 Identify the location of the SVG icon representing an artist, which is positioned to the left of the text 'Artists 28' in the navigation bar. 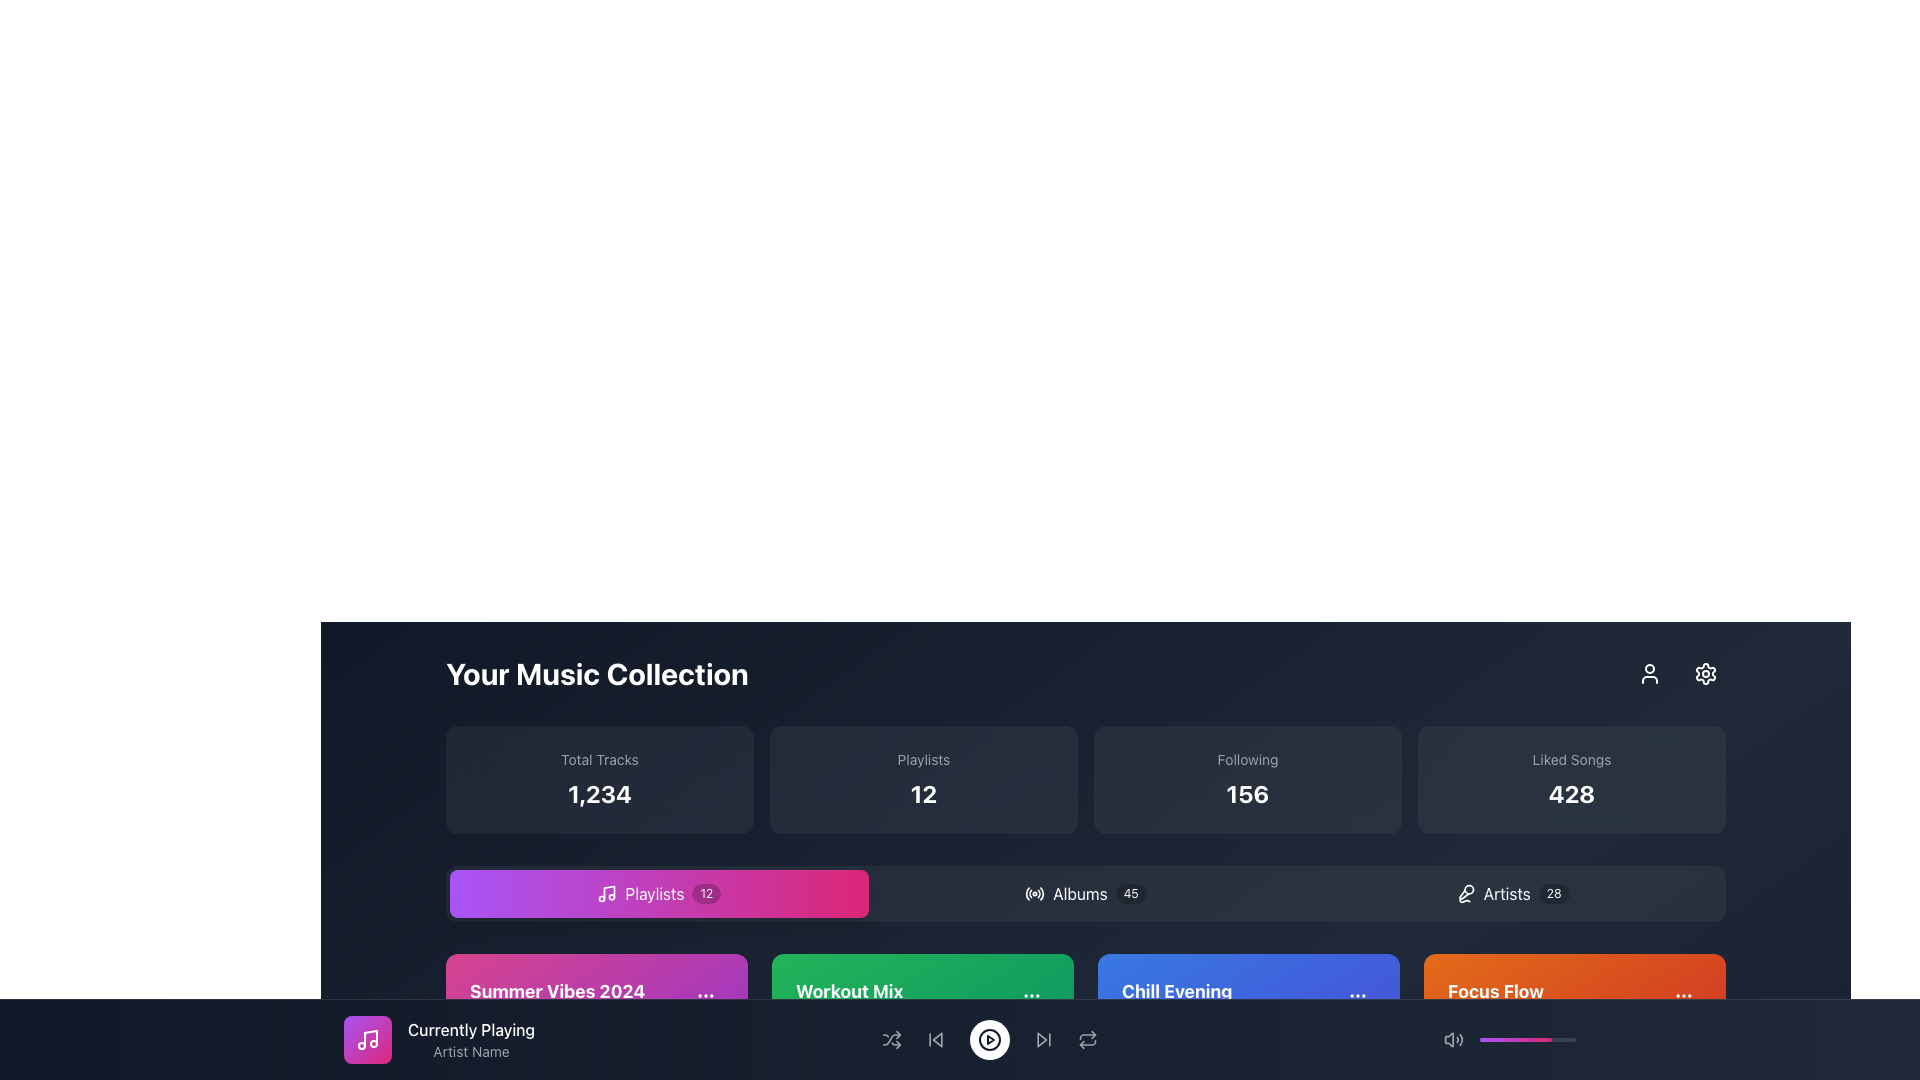
(1465, 893).